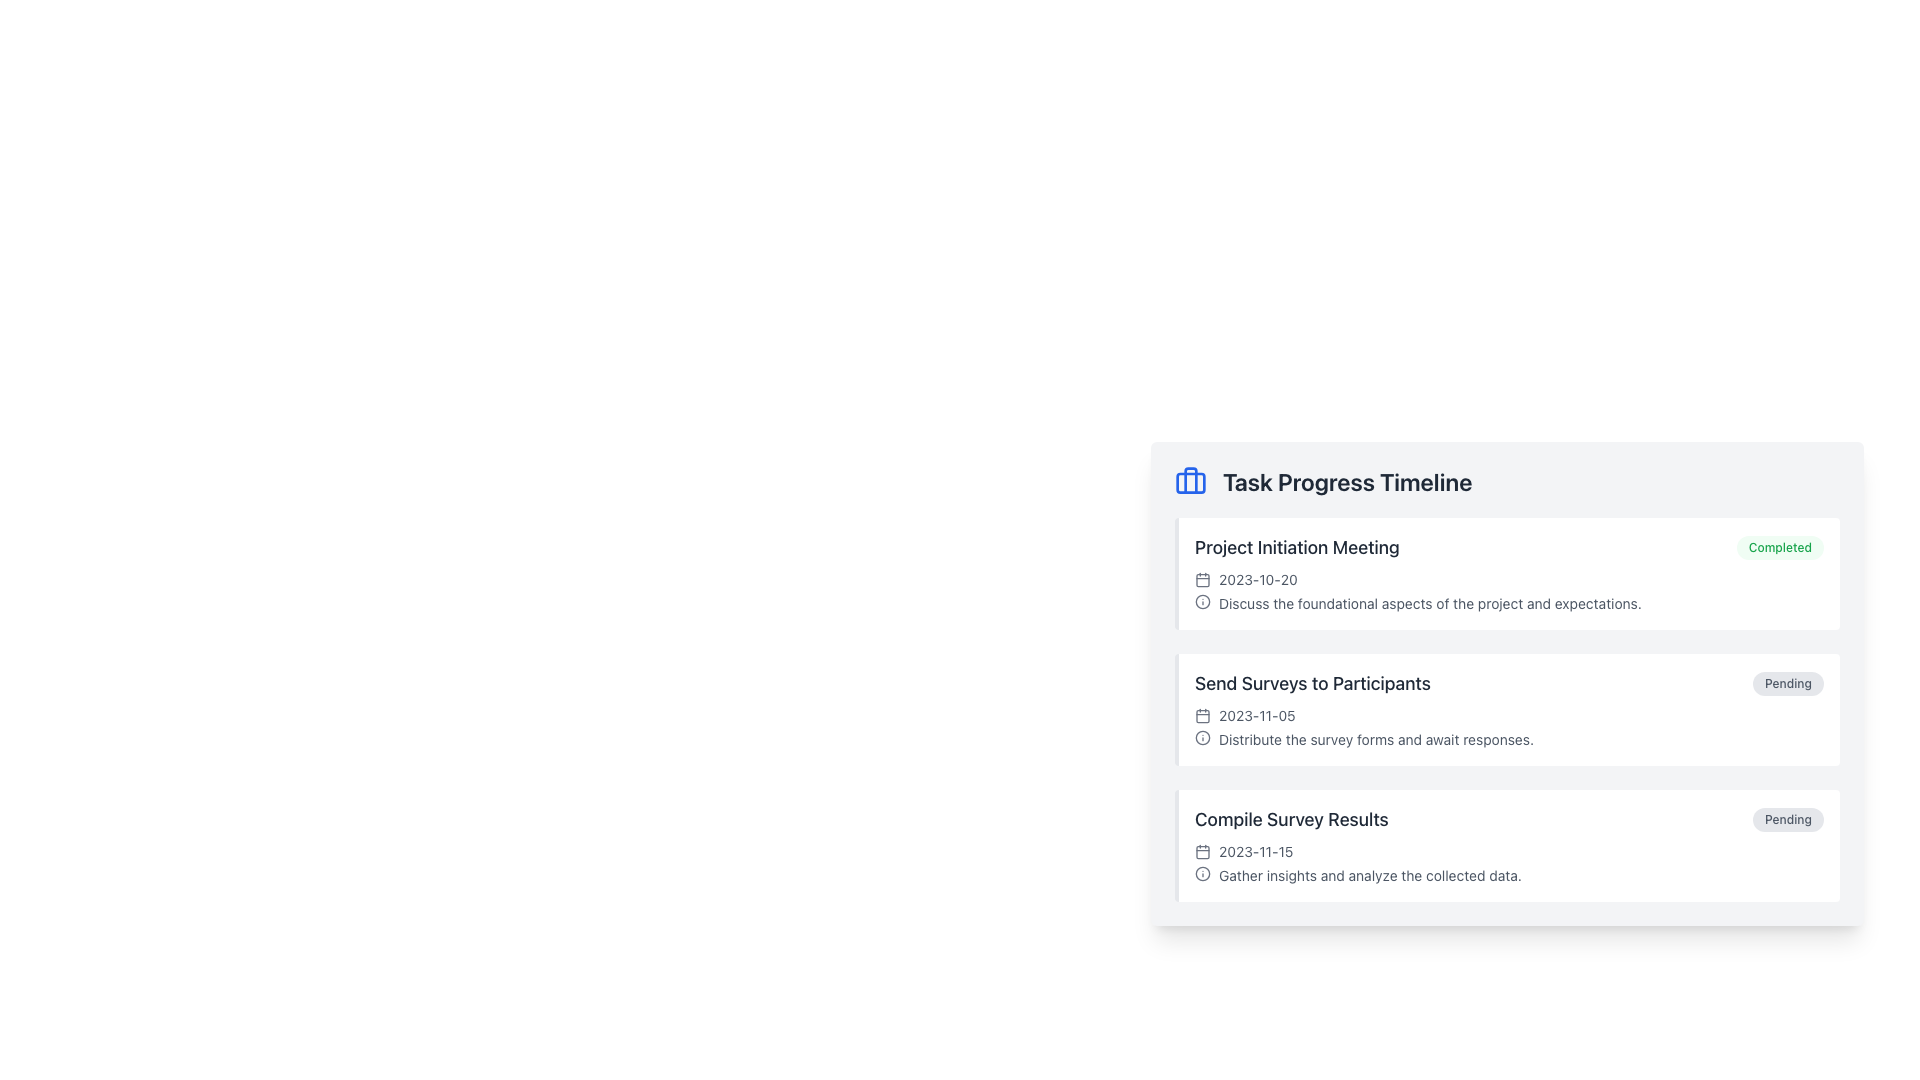  Describe the element at coordinates (1202, 852) in the screenshot. I see `the calendar icon's main body rectangle, which is part of the Task Progress Timeline section and resembles a square with rounded corners` at that location.